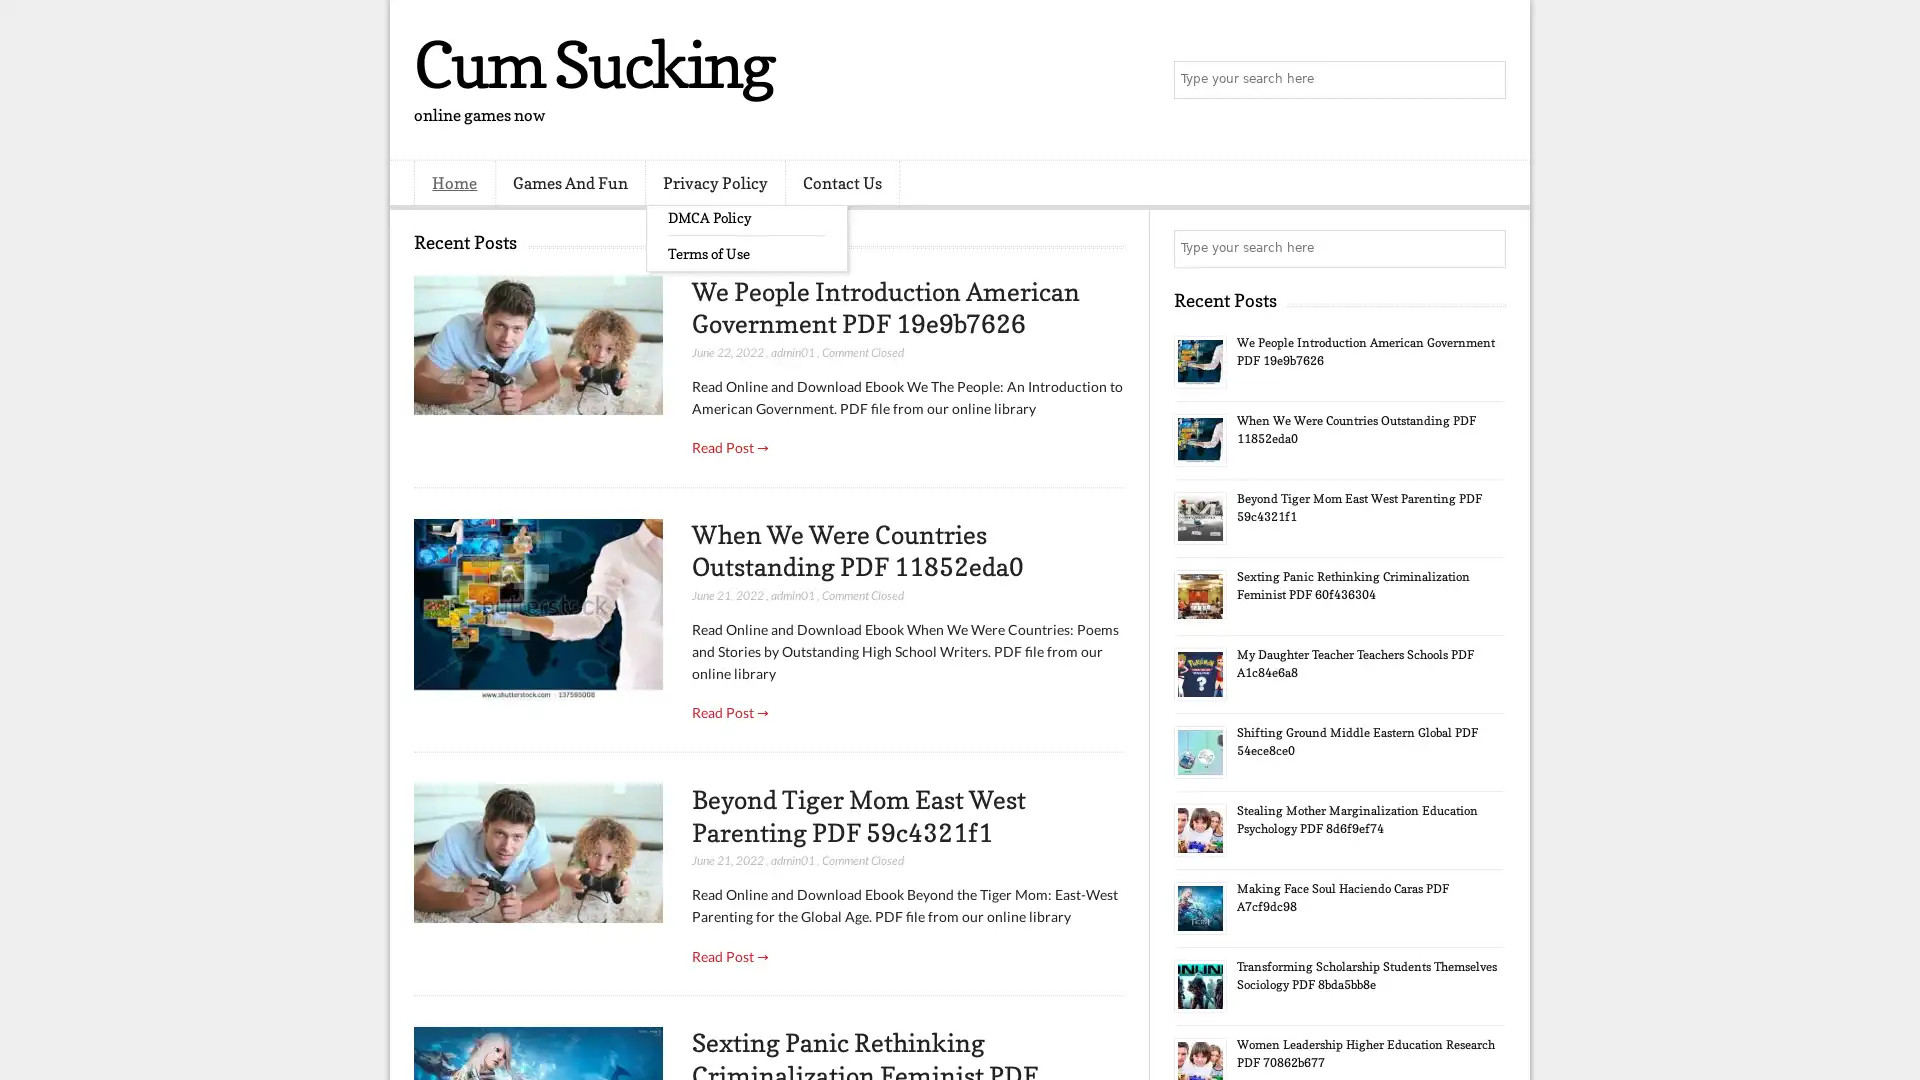  I want to click on Search, so click(1485, 248).